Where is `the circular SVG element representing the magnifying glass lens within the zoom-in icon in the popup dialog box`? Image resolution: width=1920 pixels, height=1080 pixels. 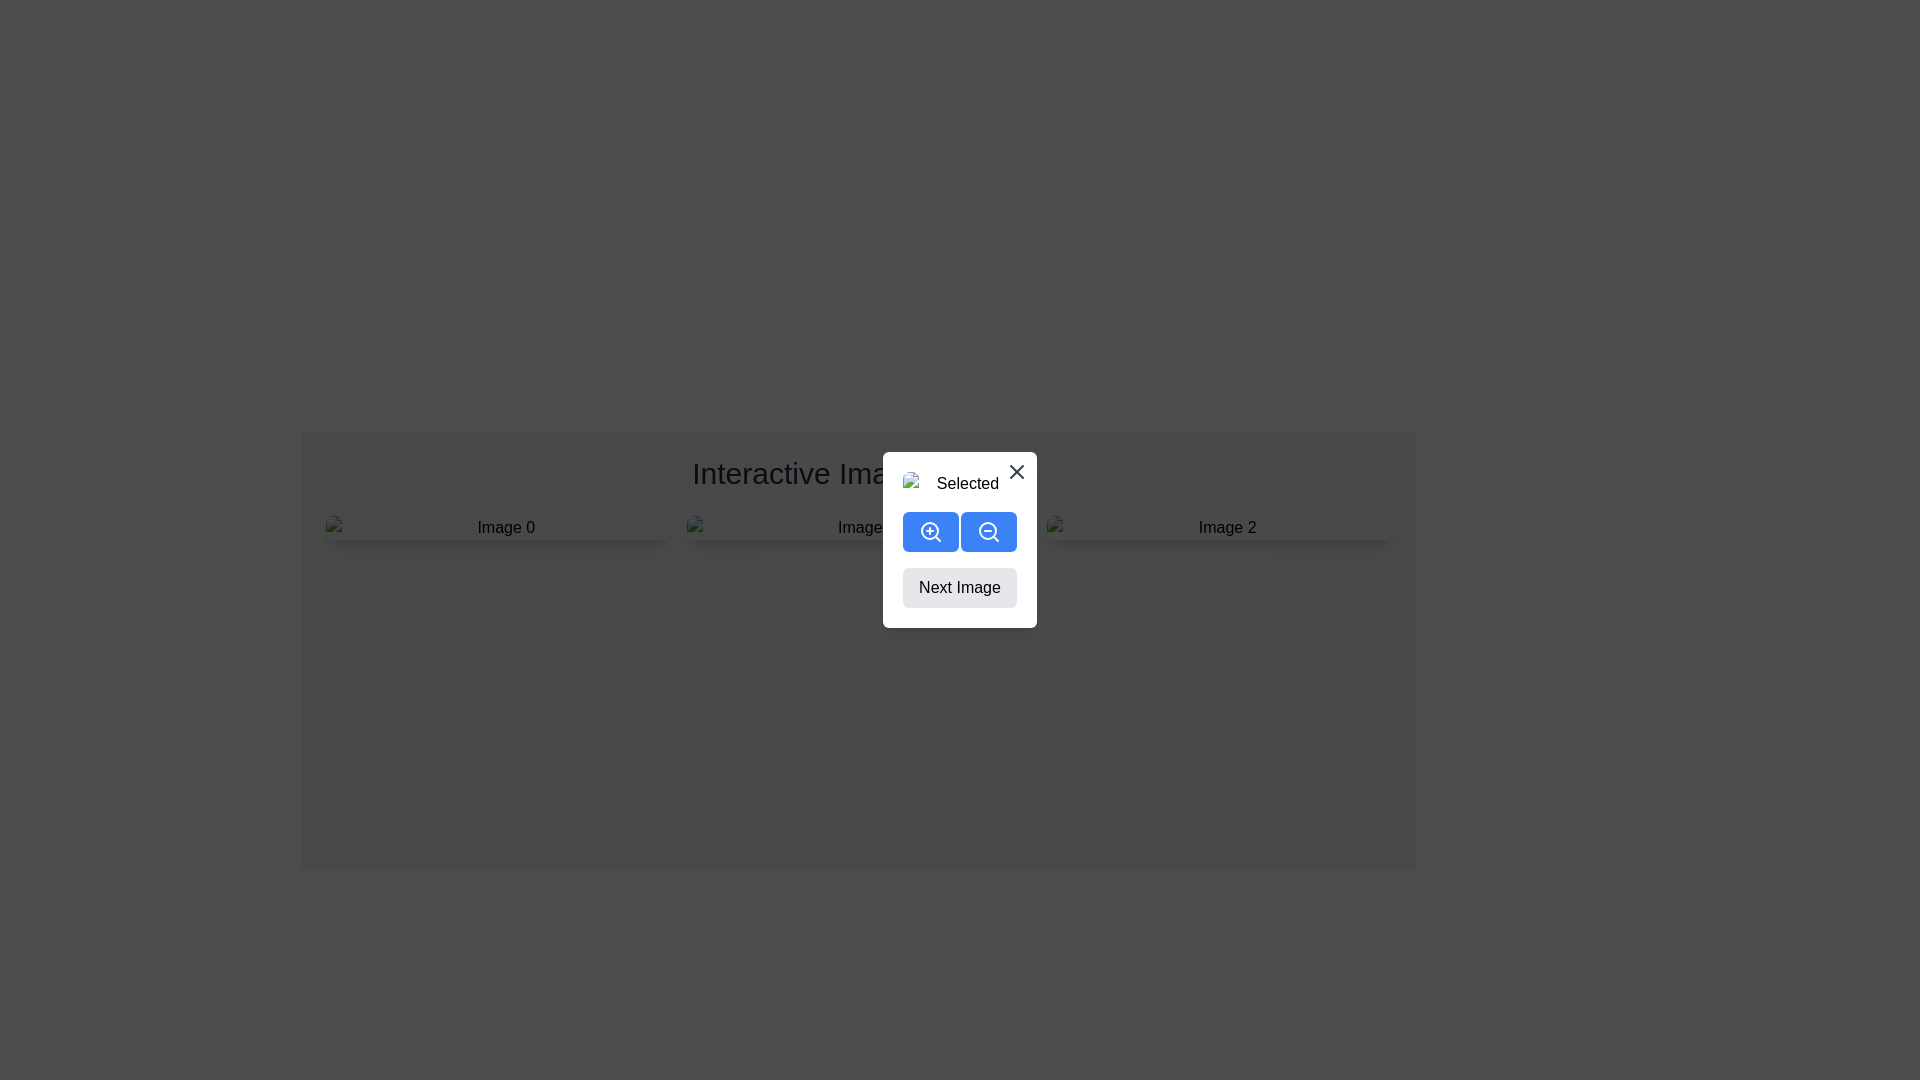 the circular SVG element representing the magnifying glass lens within the zoom-in icon in the popup dialog box is located at coordinates (929, 530).